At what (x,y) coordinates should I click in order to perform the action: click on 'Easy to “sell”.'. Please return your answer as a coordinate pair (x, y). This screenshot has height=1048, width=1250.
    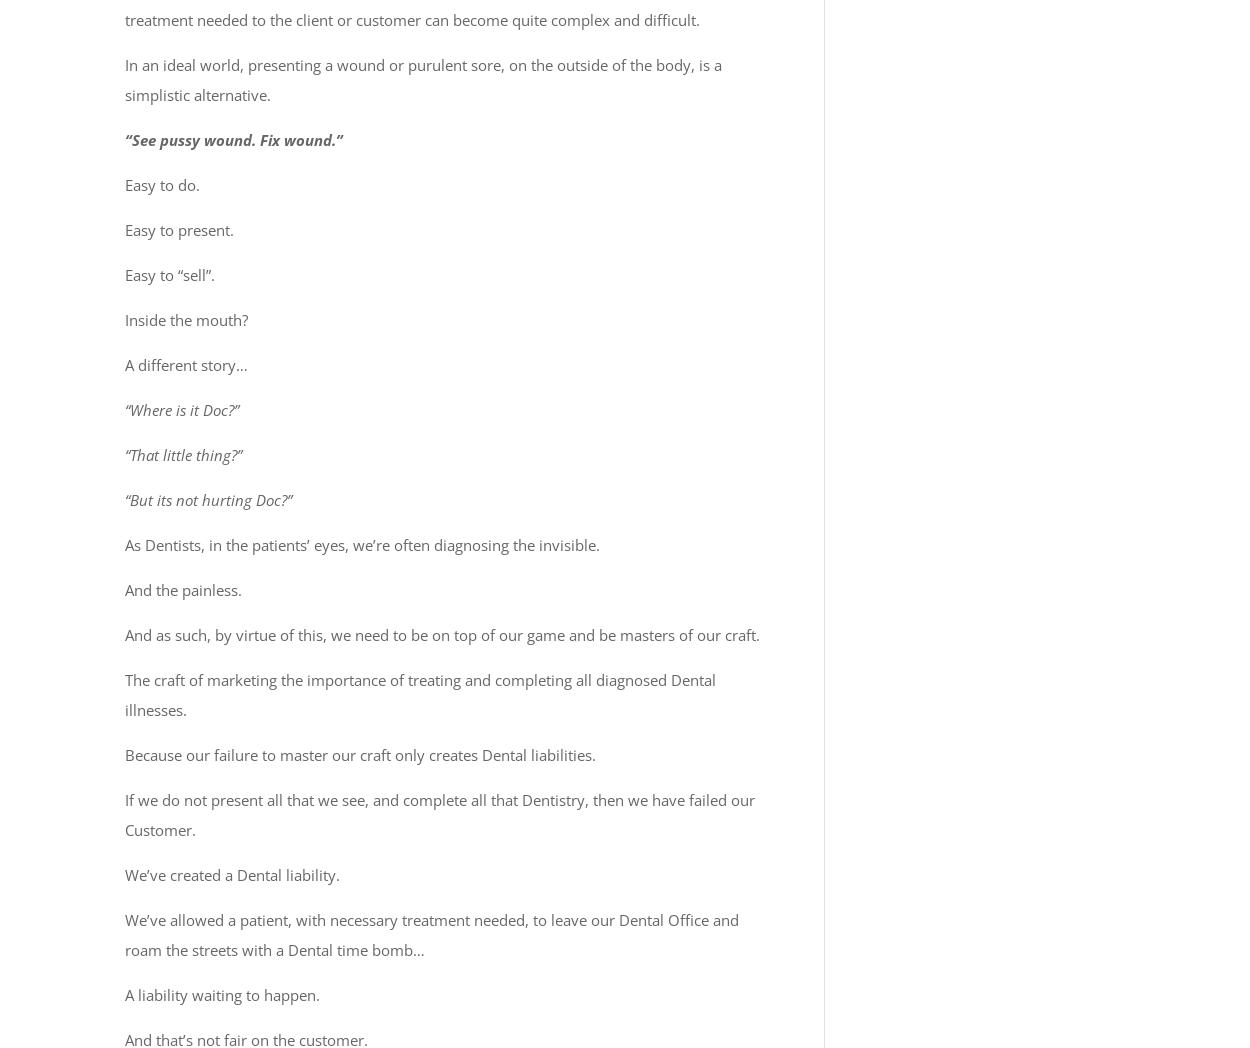
    Looking at the image, I should click on (170, 273).